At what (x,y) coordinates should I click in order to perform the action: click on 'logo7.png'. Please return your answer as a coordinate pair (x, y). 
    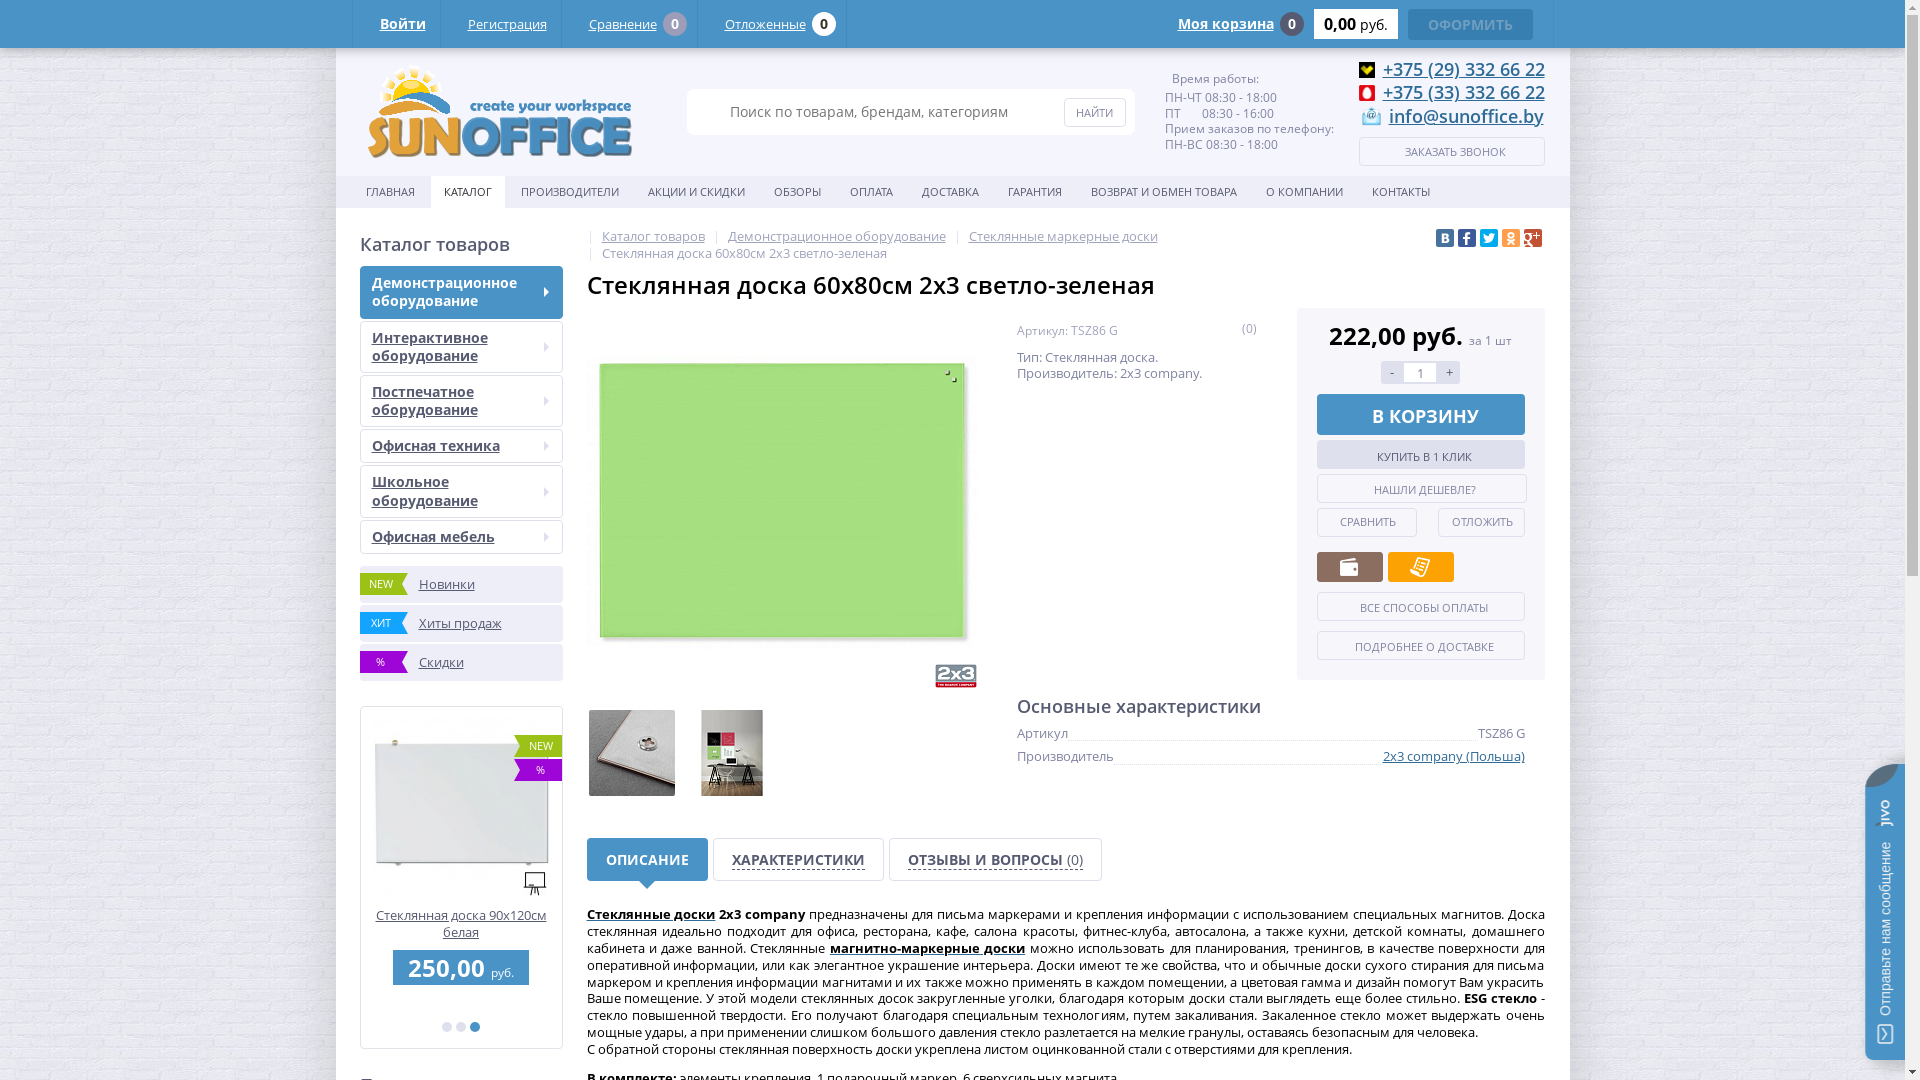
    Looking at the image, I should click on (499, 111).